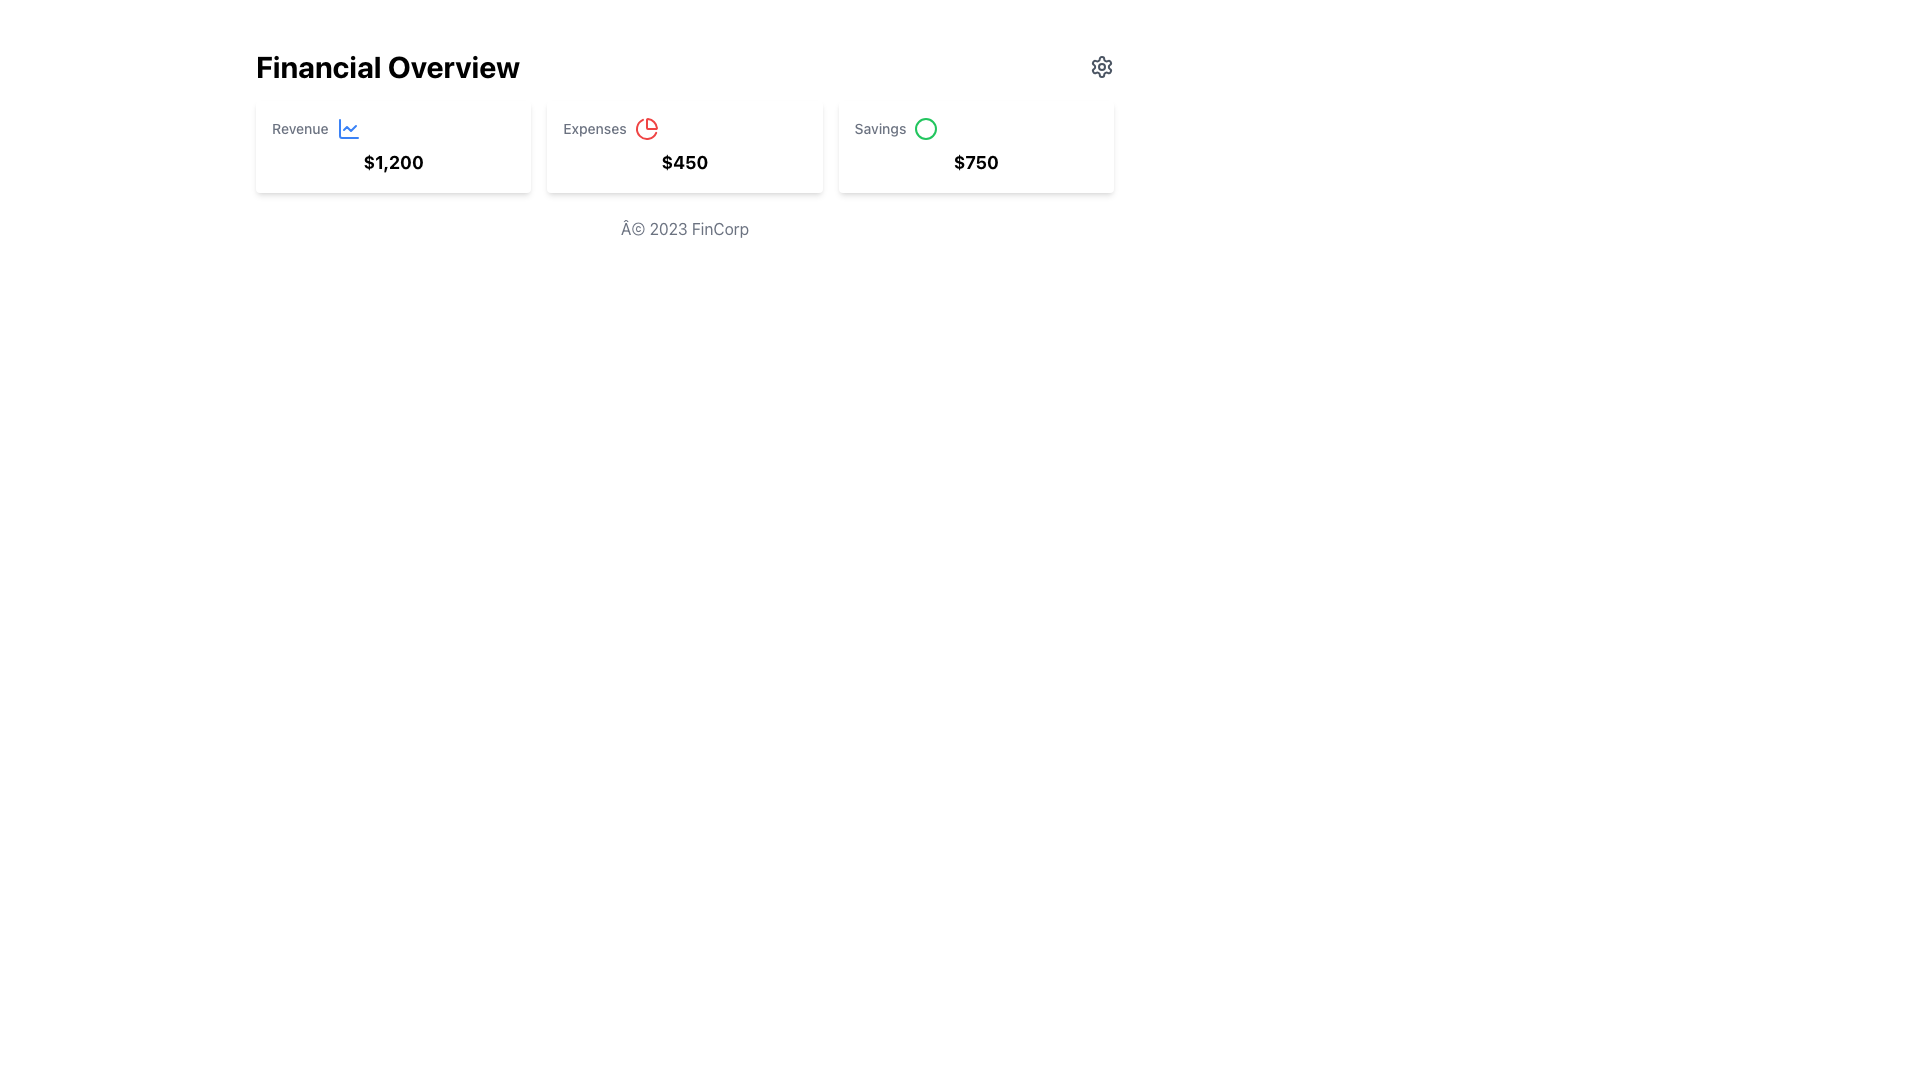 The image size is (1920, 1080). What do you see at coordinates (685, 145) in the screenshot?
I see `the Information Card displaying the title 'Expenses' and the value '$450', which is the second card in a three-column layout` at bounding box center [685, 145].